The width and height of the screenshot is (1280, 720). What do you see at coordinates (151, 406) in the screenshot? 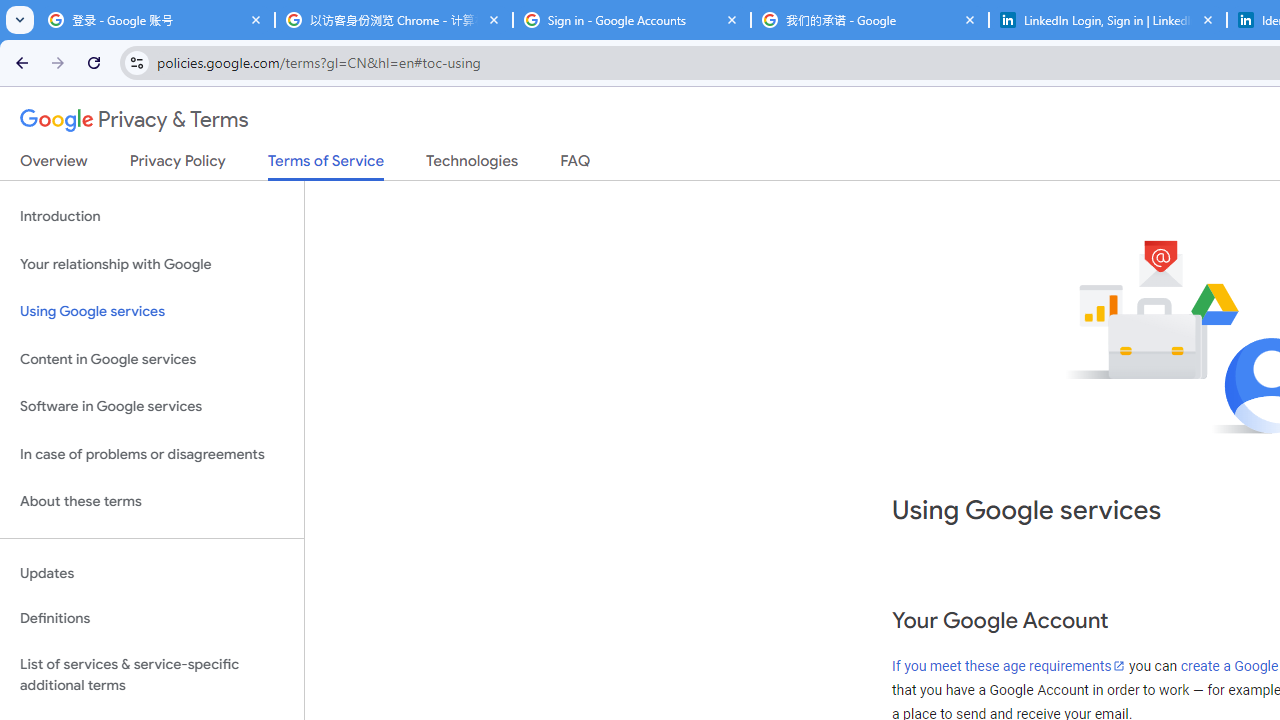
I see `'Software in Google services'` at bounding box center [151, 406].